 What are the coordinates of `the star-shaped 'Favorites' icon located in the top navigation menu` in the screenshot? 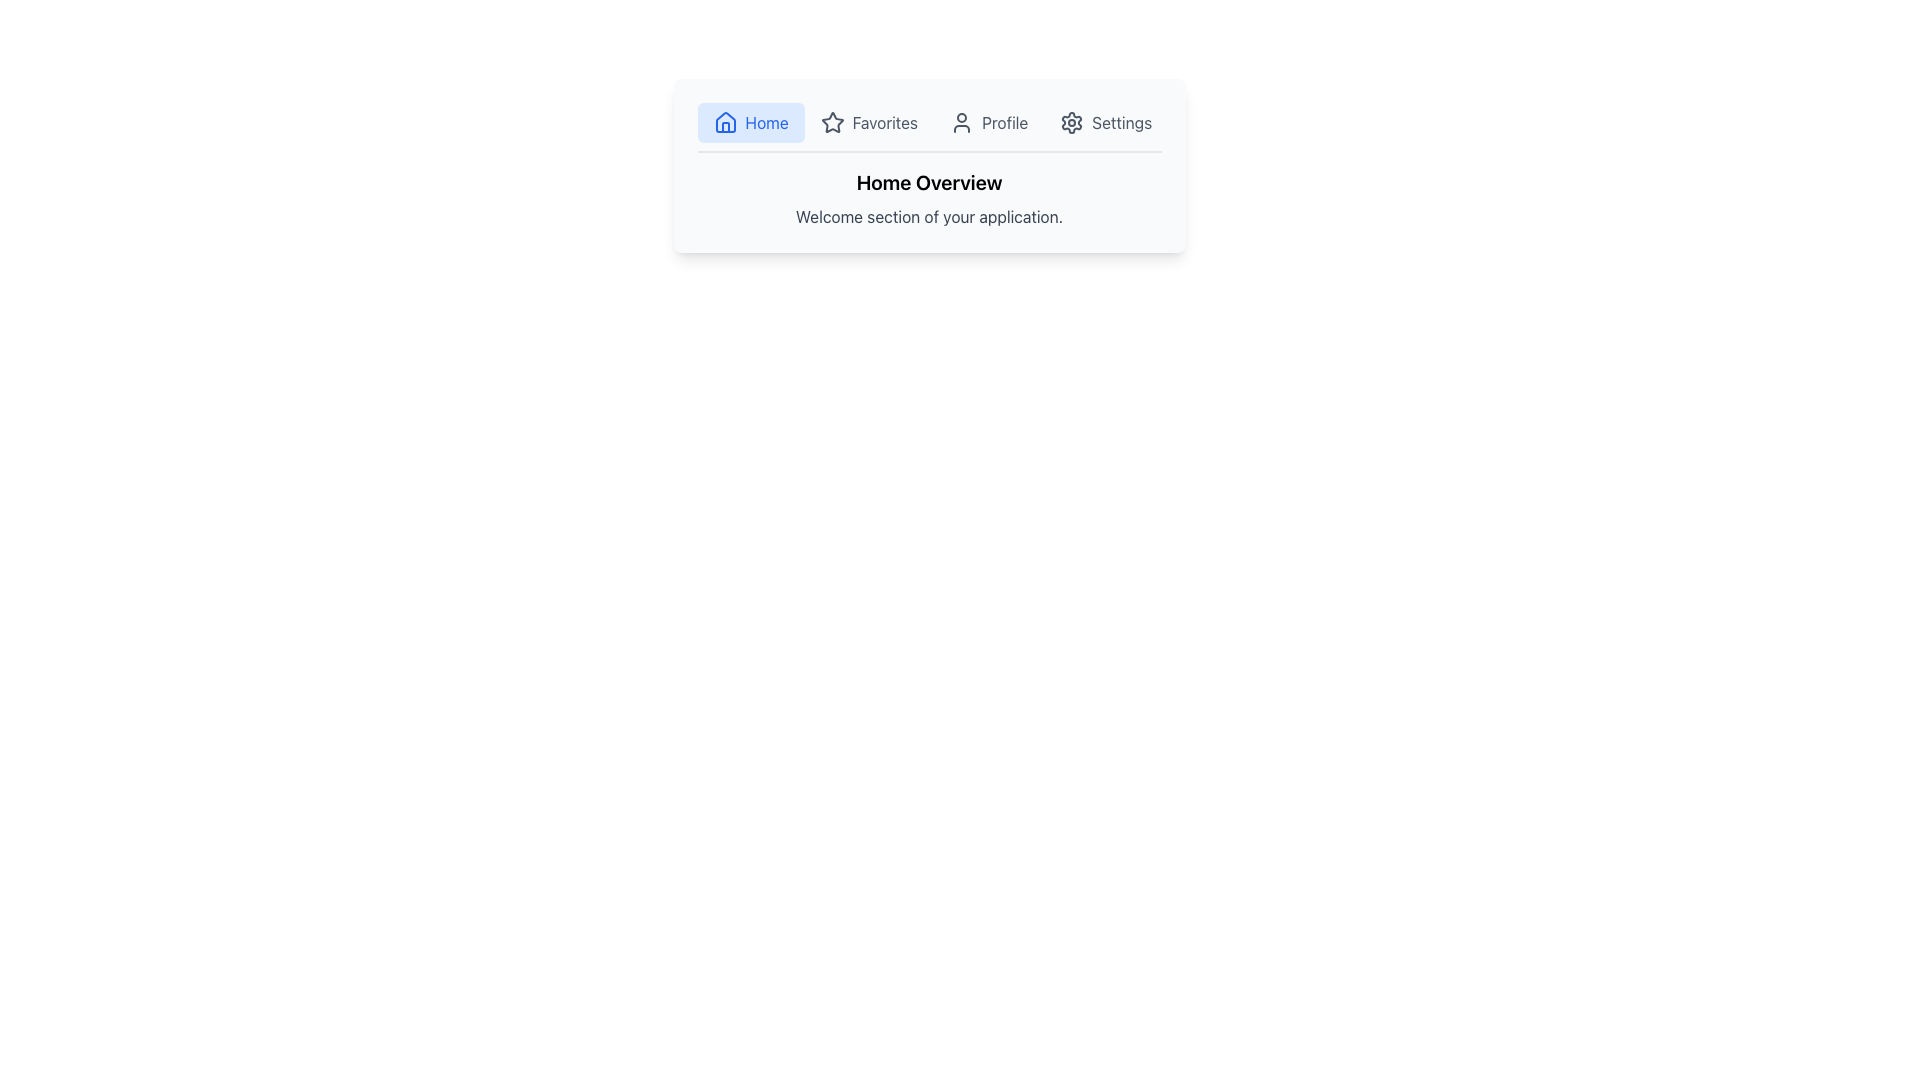 It's located at (832, 123).